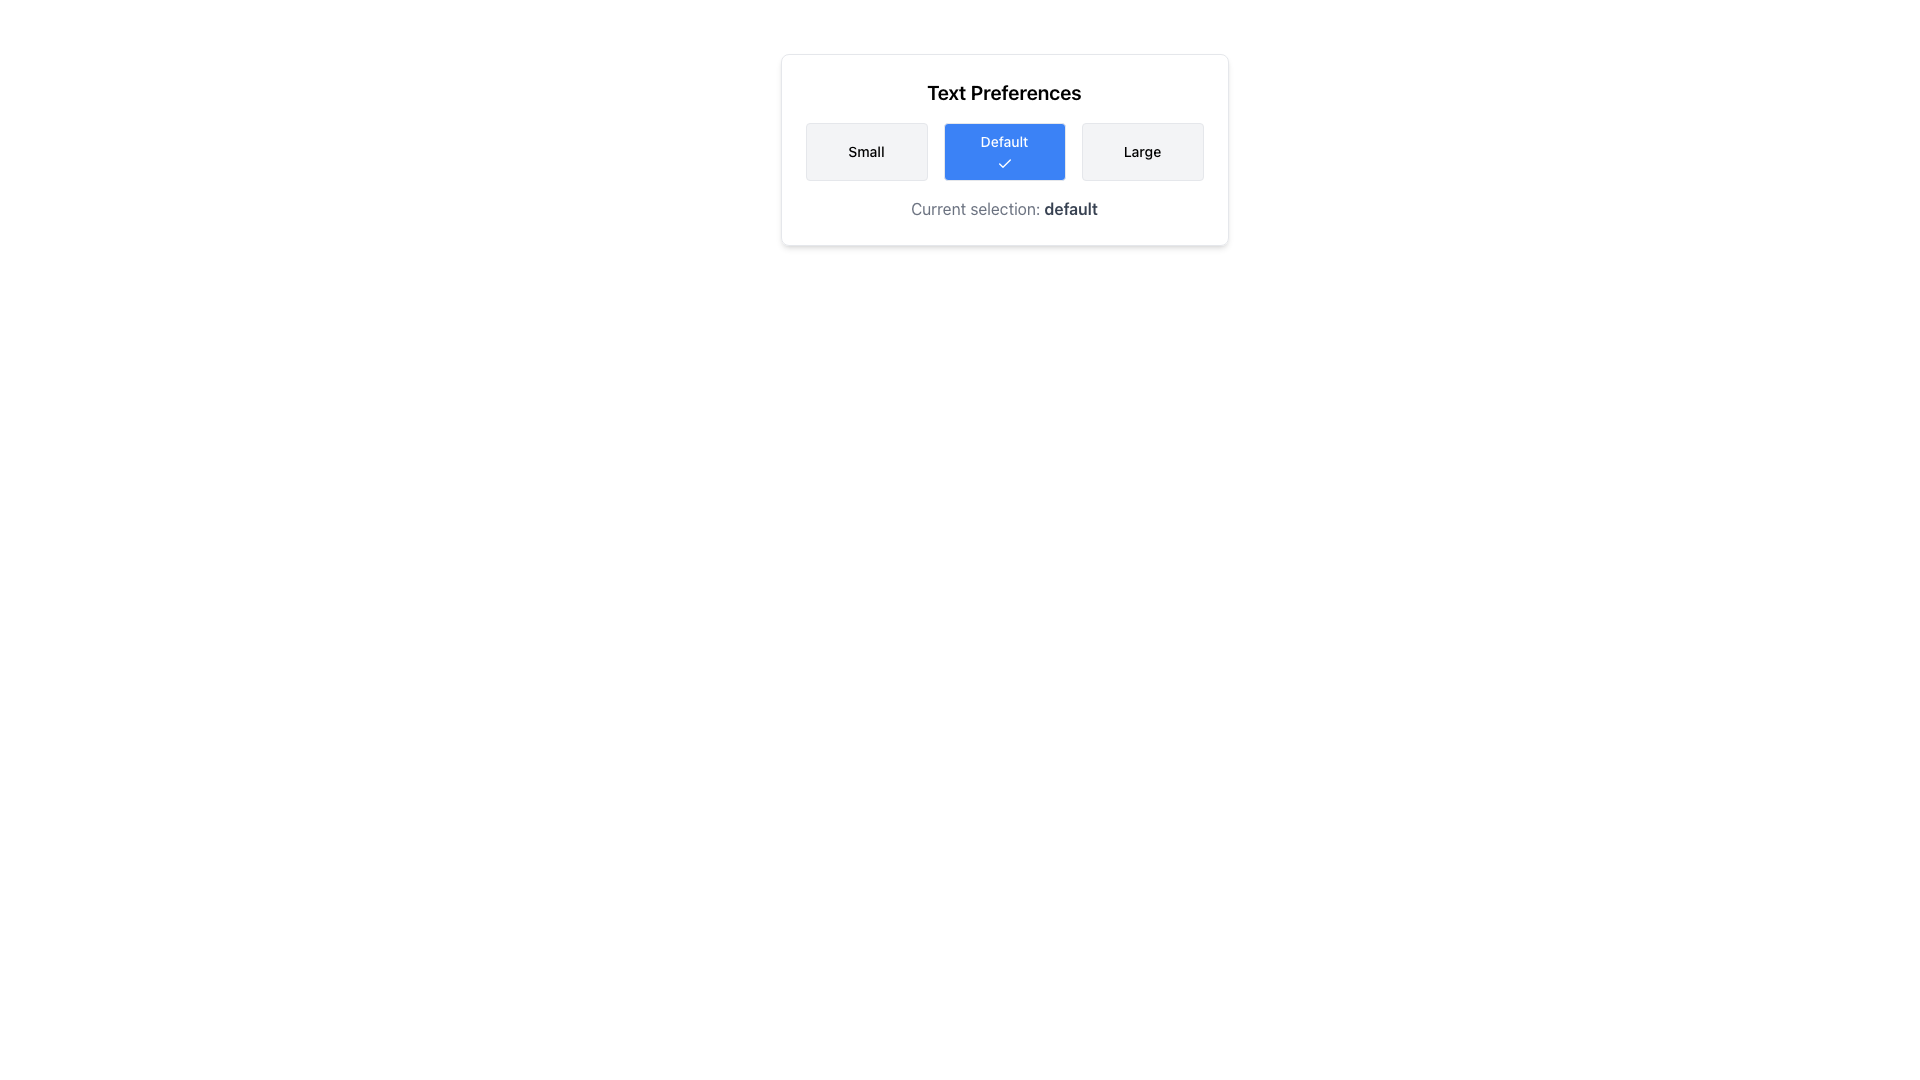  Describe the element at coordinates (1004, 150) in the screenshot. I see `the 'Default' button with a blue background and white text` at that location.